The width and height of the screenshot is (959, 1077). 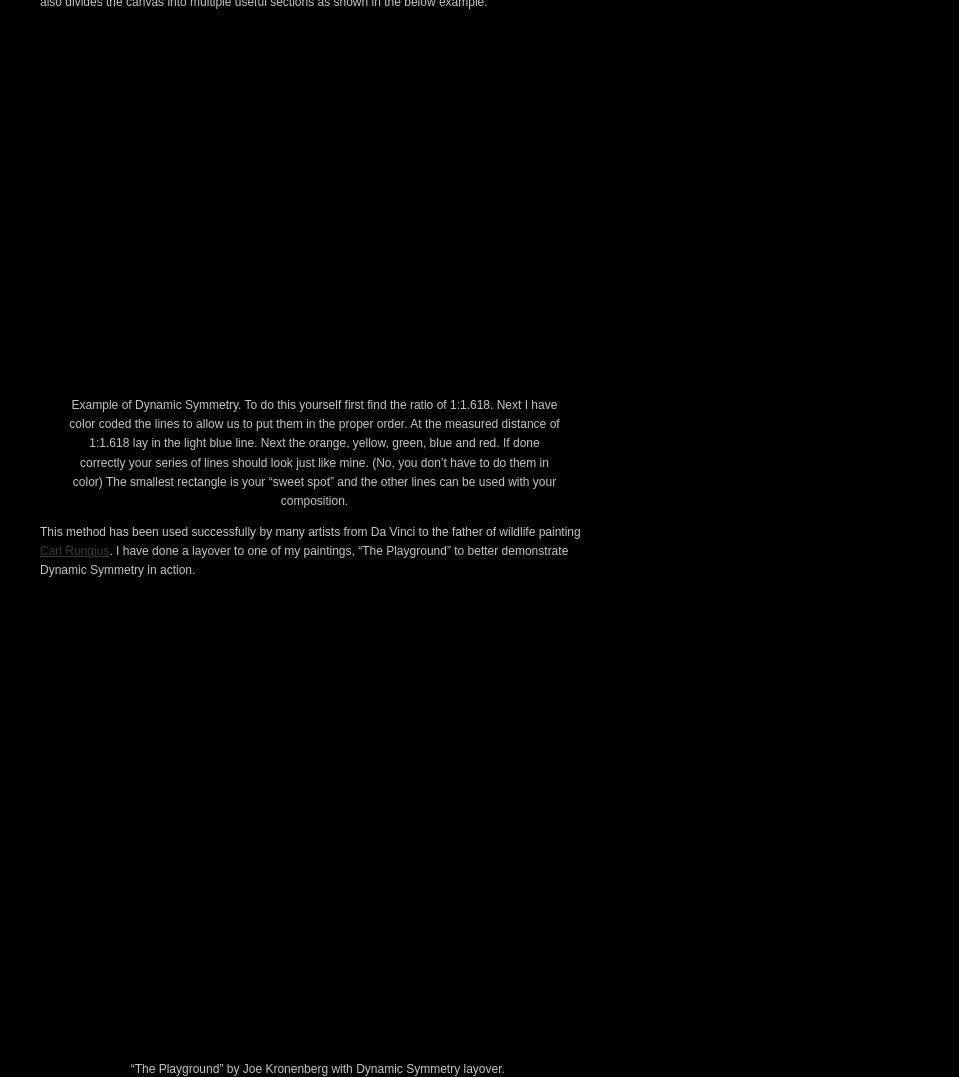 What do you see at coordinates (165, 178) in the screenshot?
I see `'Dynamic Symmetry'` at bounding box center [165, 178].